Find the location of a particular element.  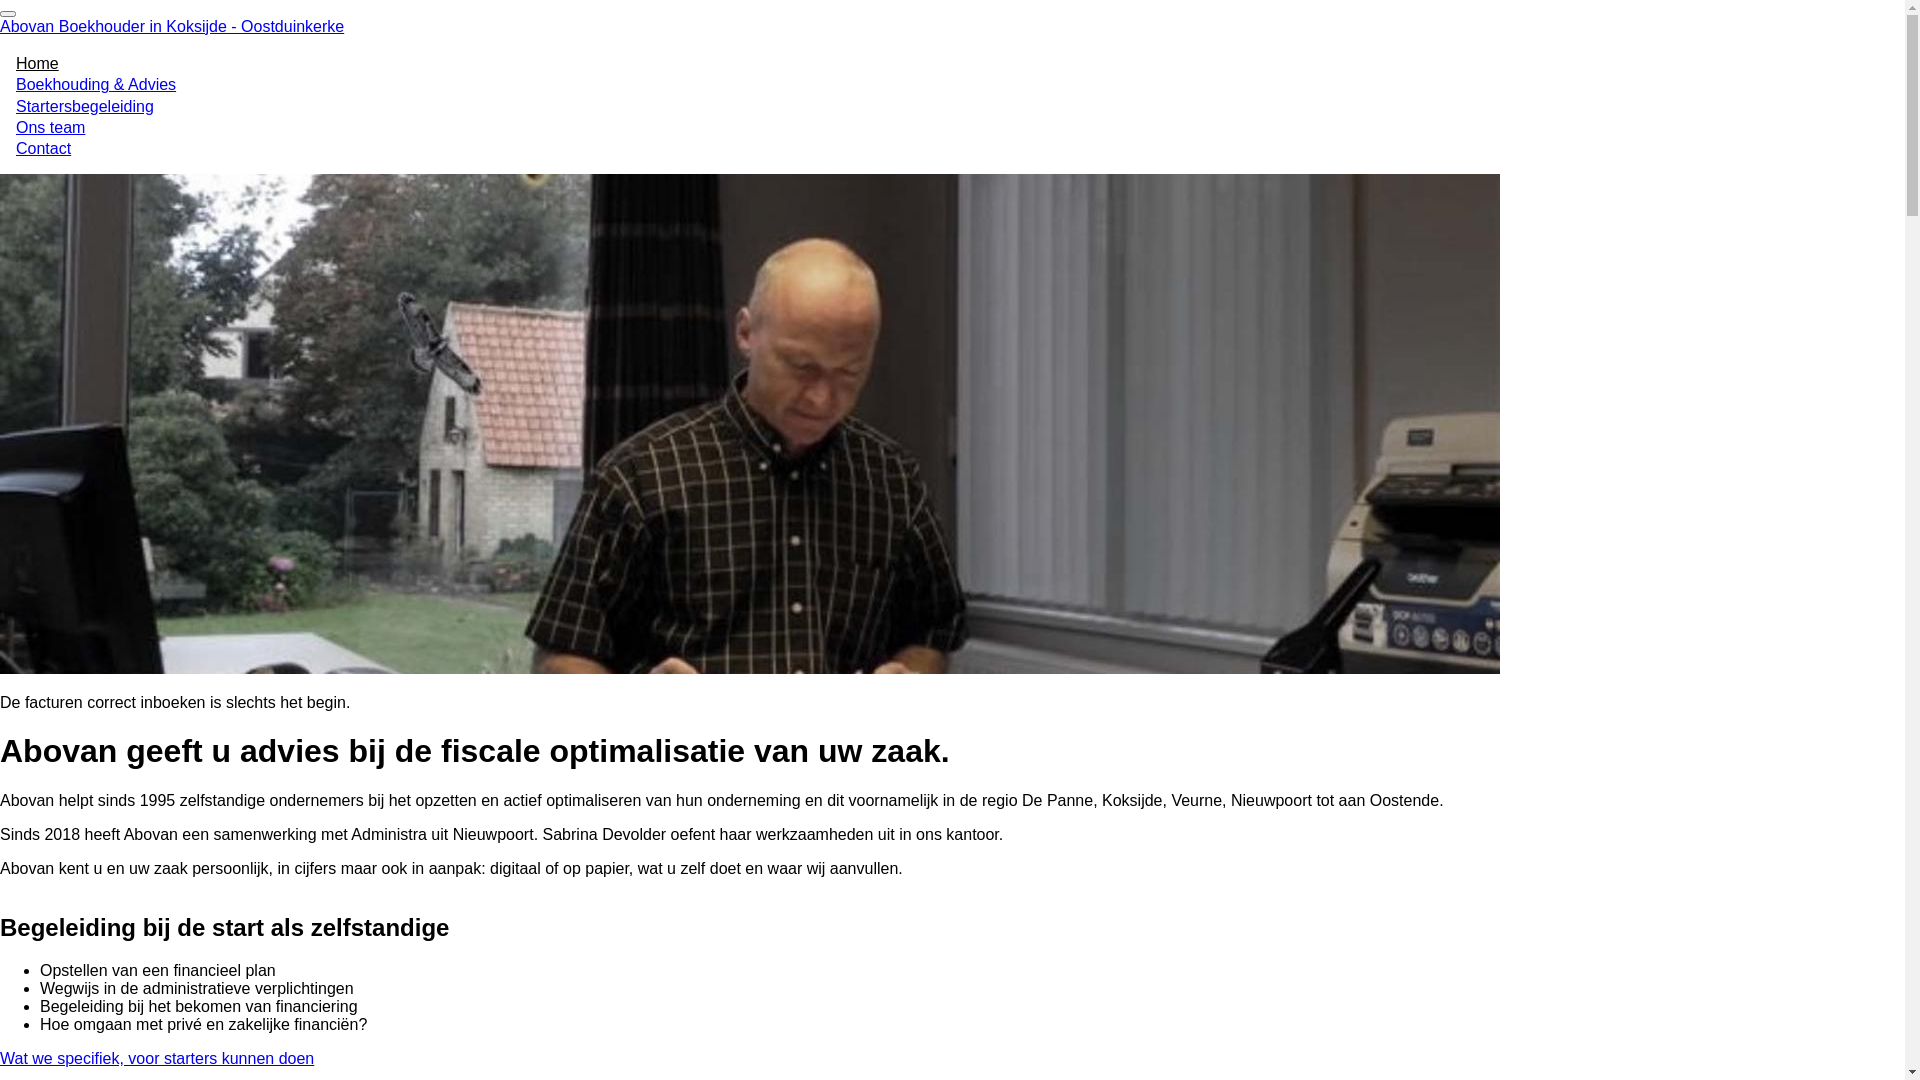

'Contact' is located at coordinates (15, 147).